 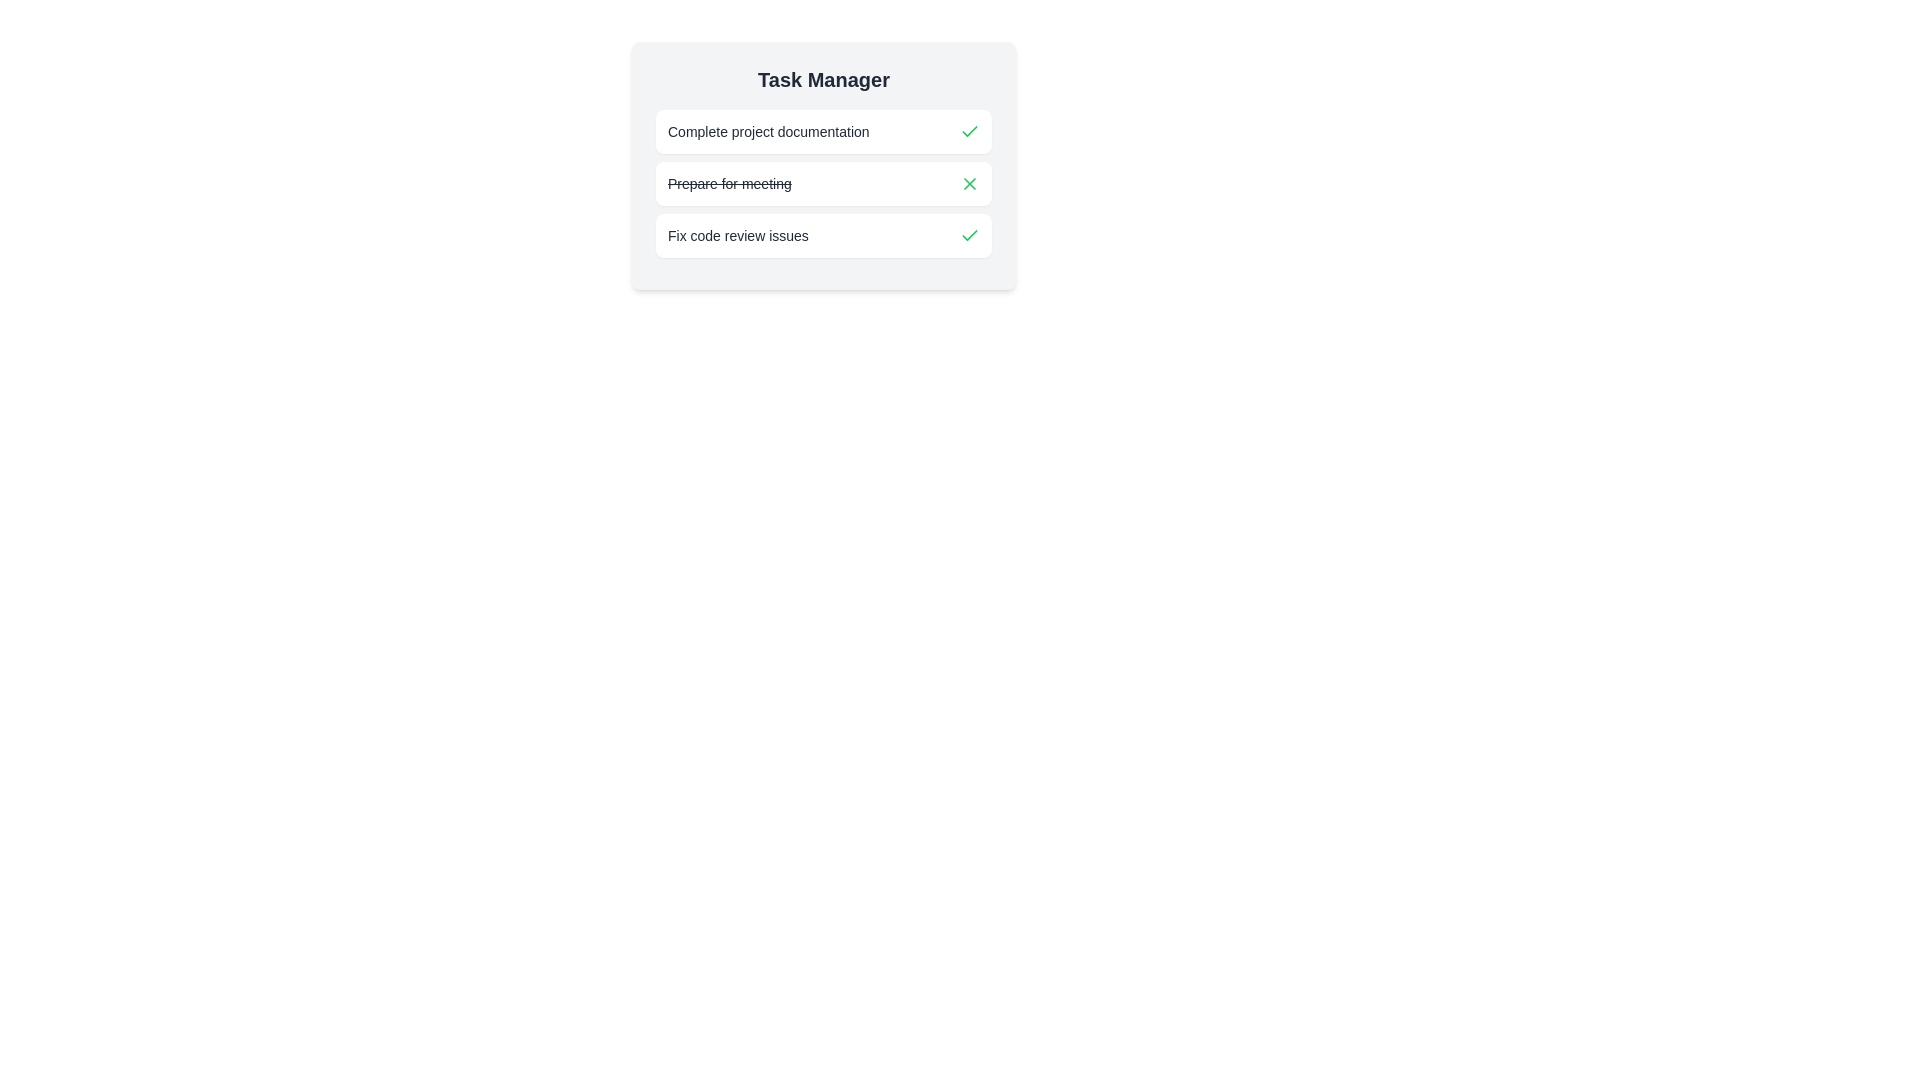 What do you see at coordinates (737, 234) in the screenshot?
I see `text label that says 'Fix code review issues' to understand the task description in the task management interface` at bounding box center [737, 234].